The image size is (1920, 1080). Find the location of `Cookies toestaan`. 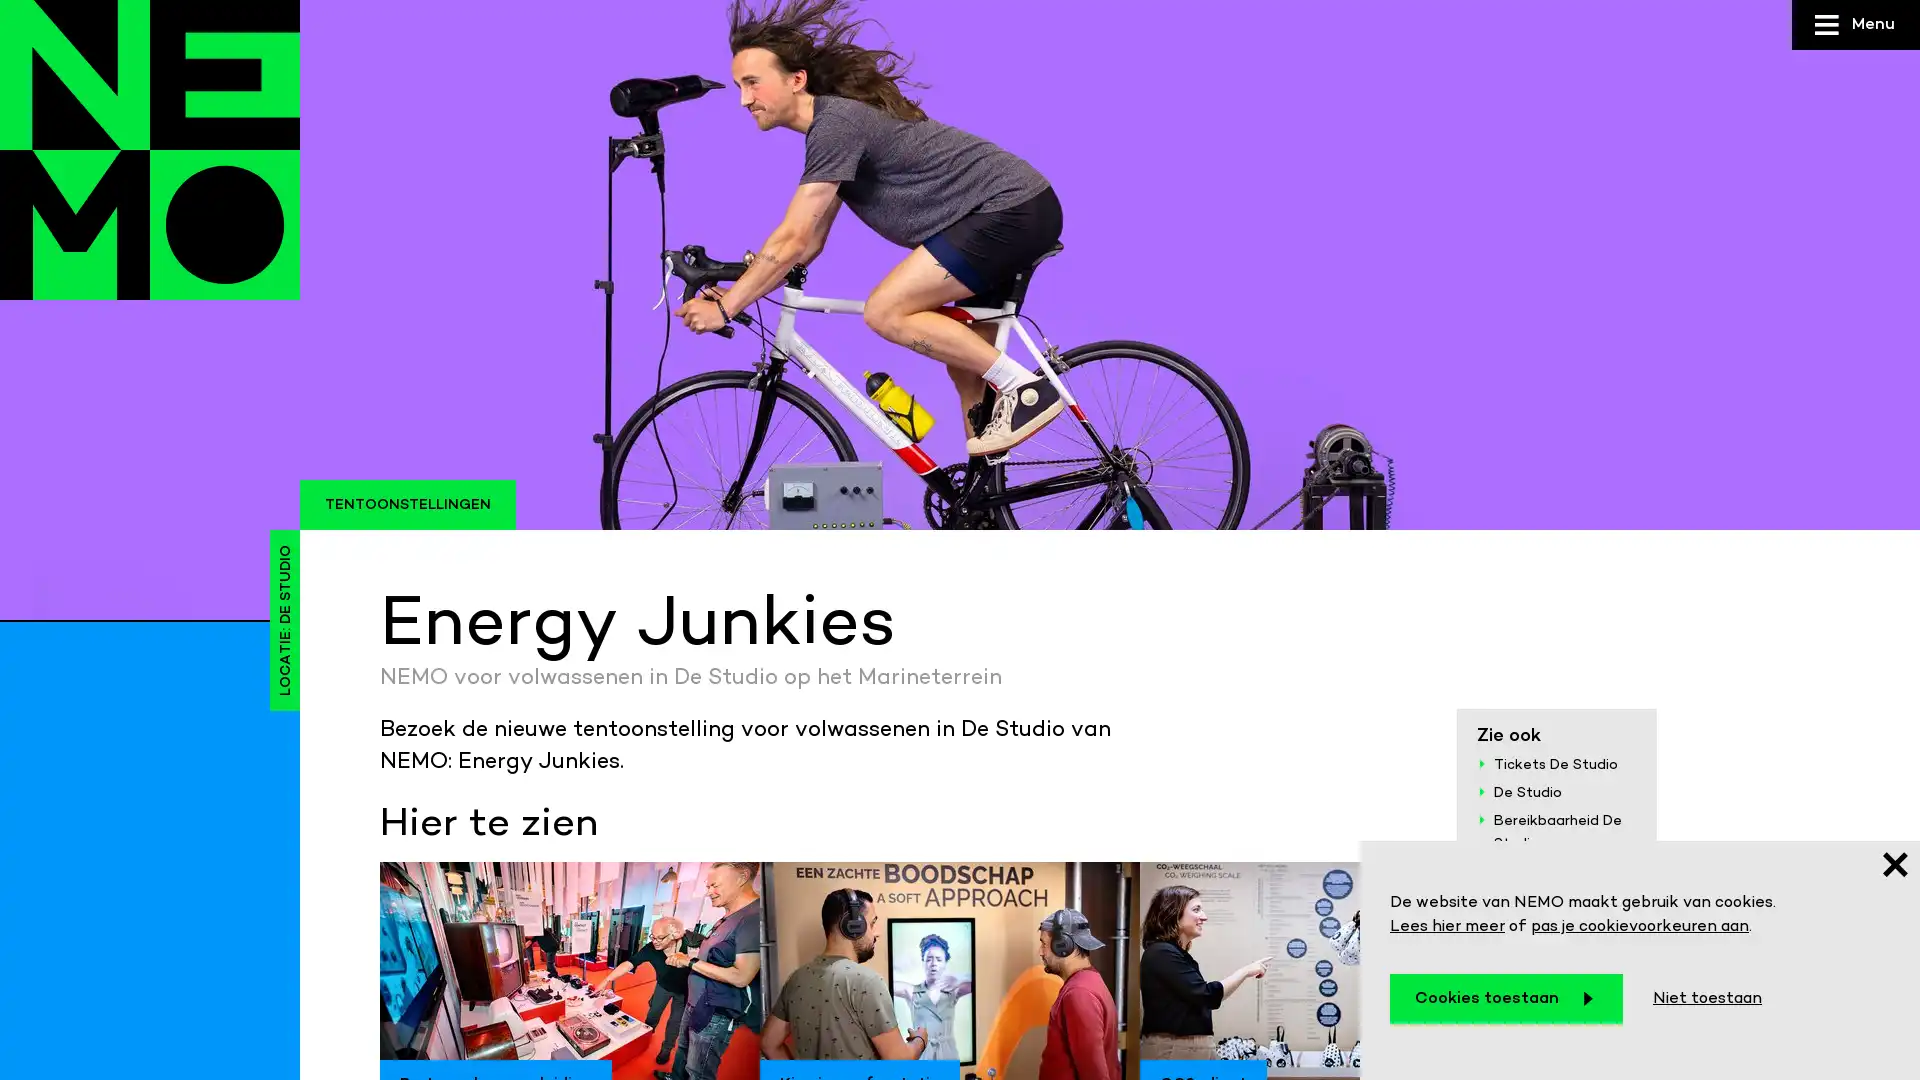

Cookies toestaan is located at coordinates (1506, 999).